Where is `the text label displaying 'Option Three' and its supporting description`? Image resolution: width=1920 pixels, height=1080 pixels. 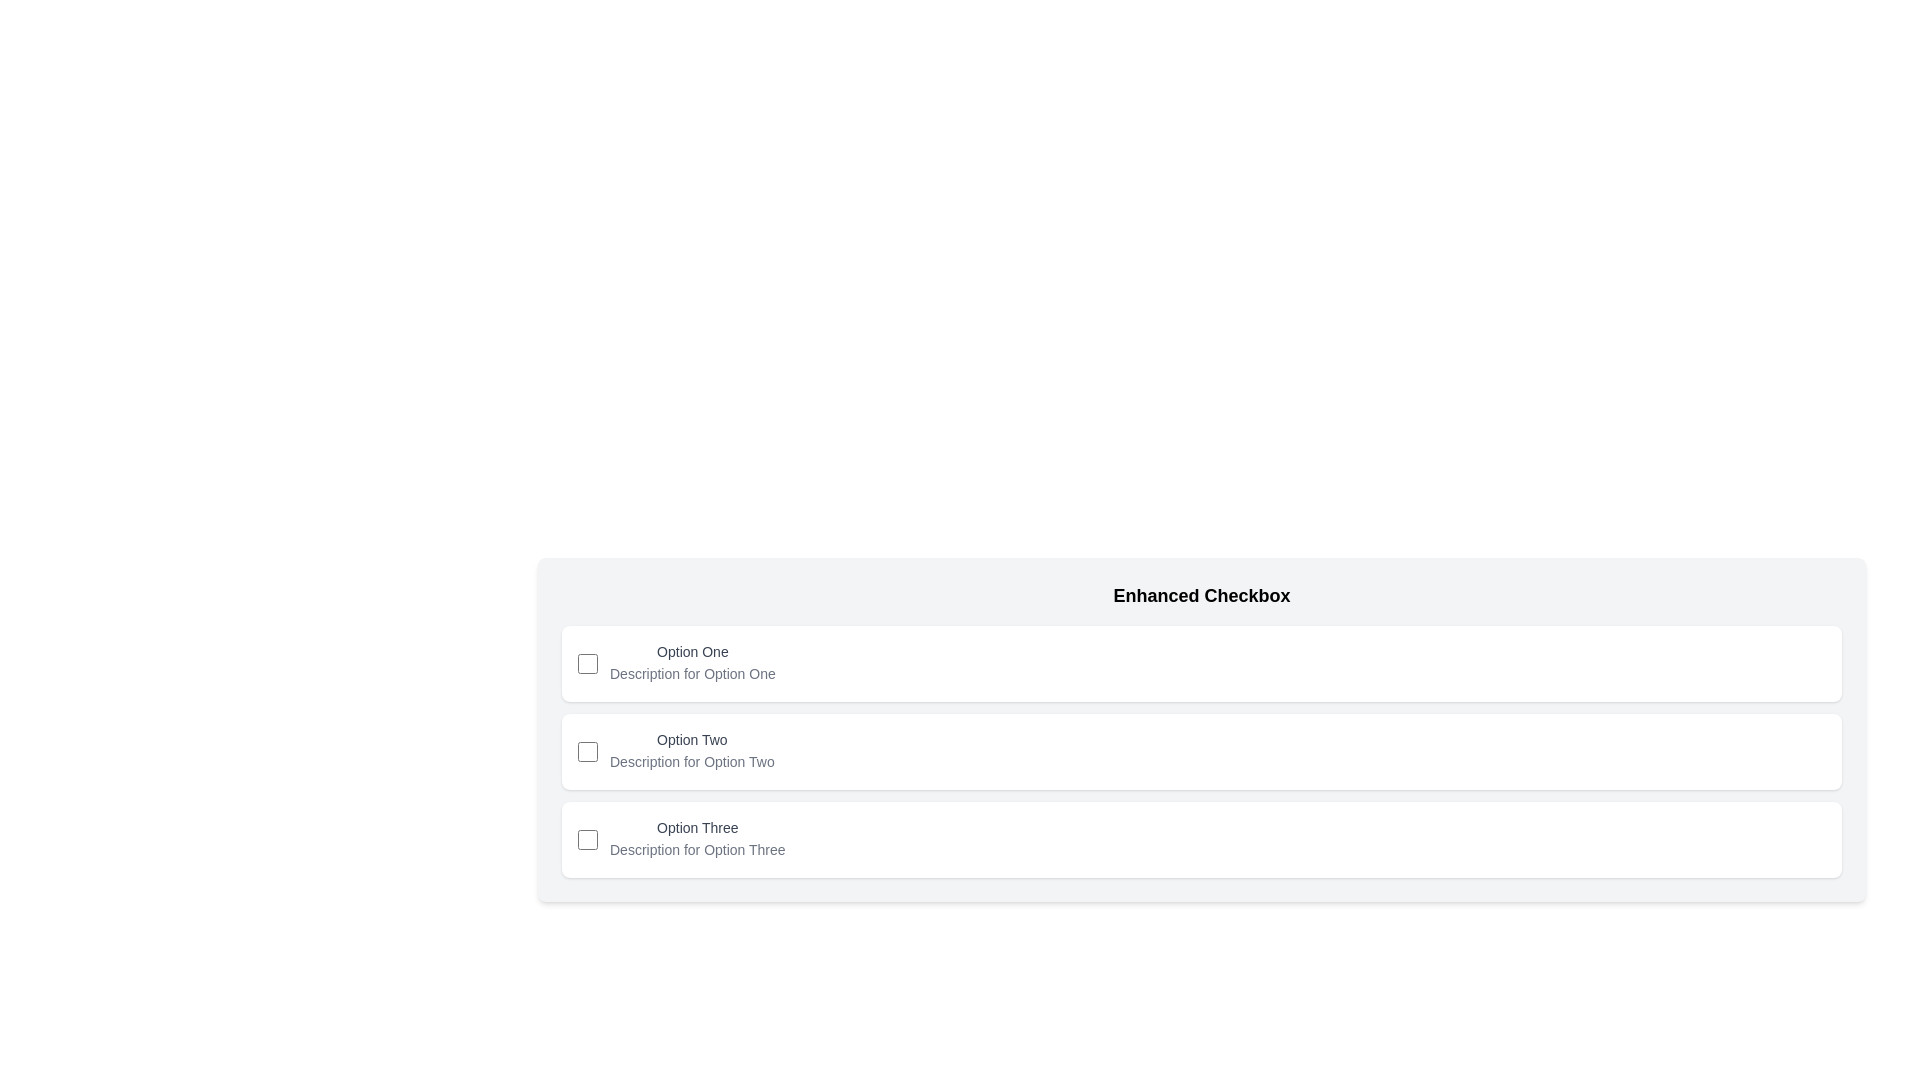
the text label displaying 'Option Three' and its supporting description is located at coordinates (697, 840).